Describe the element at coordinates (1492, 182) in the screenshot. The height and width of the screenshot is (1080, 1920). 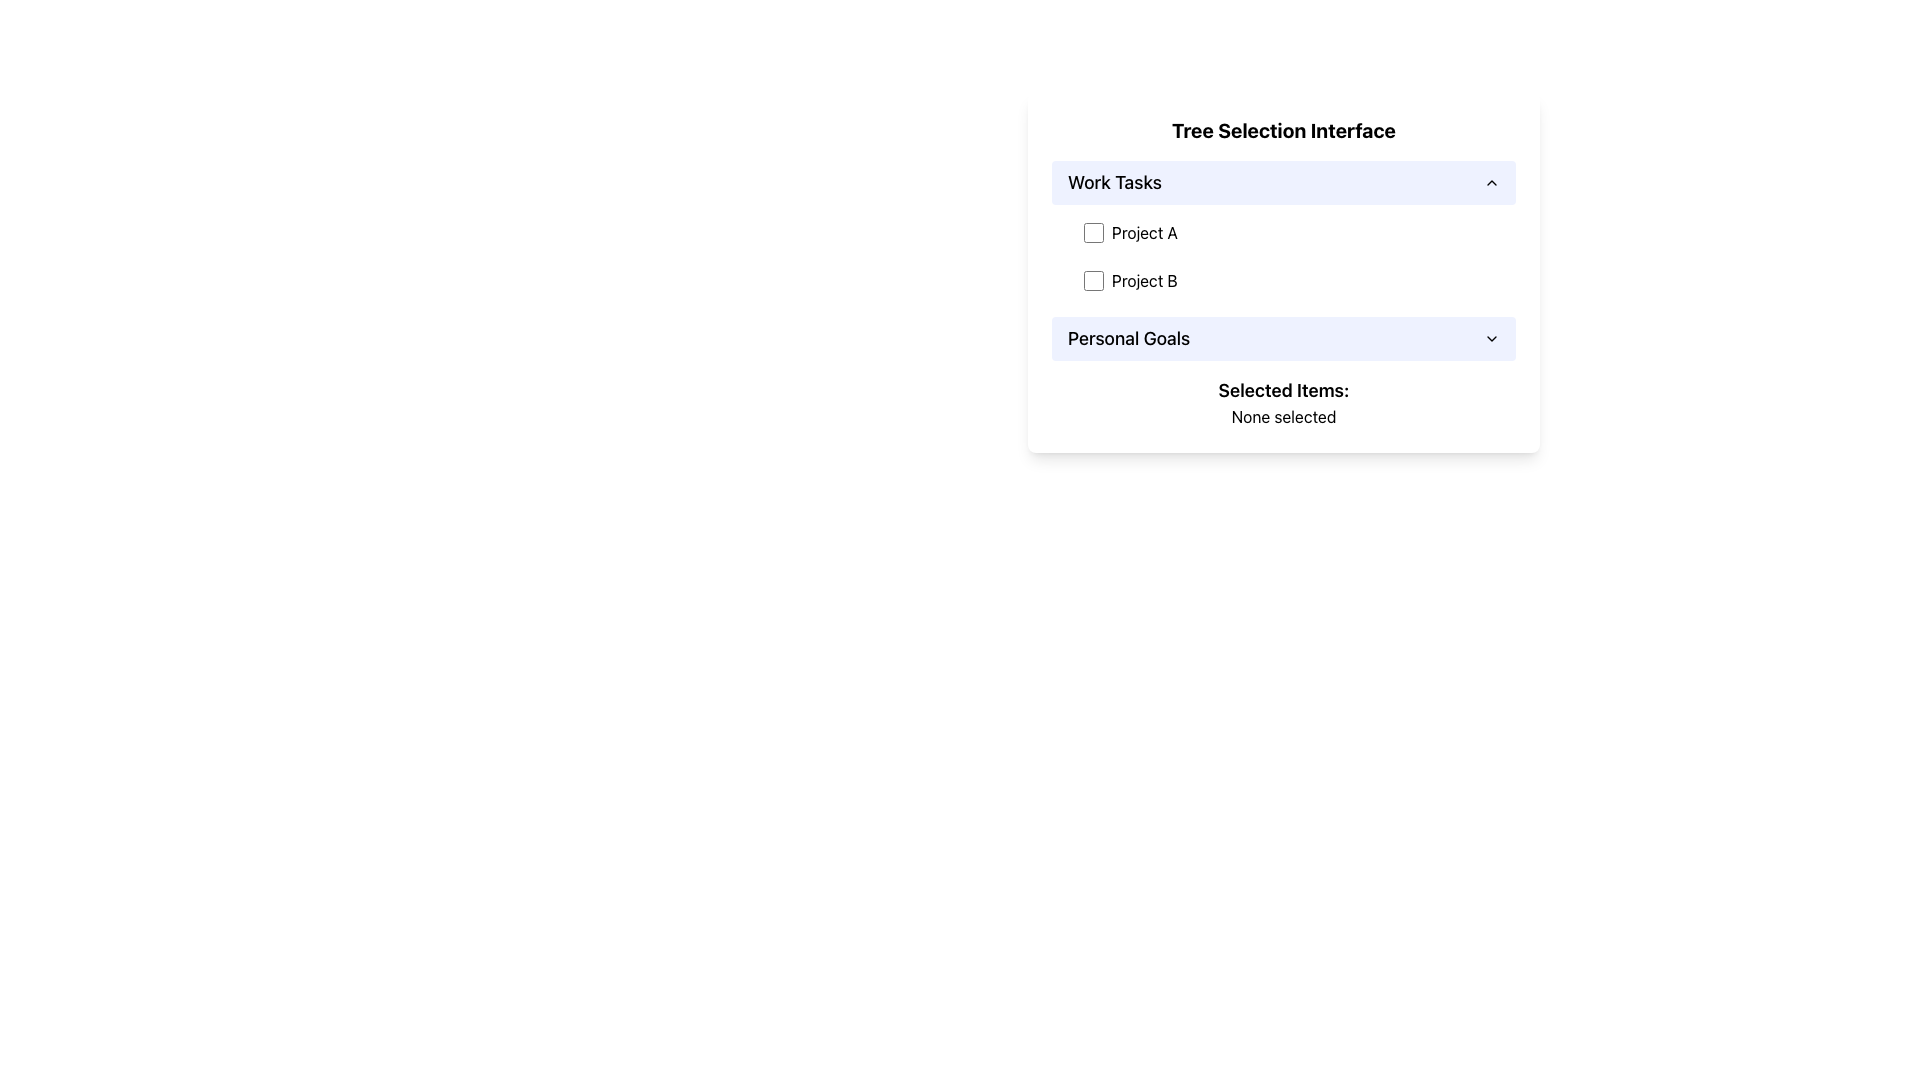
I see `the upward-pointing chevron icon located to the right of the 'Work Tasks' button` at that location.